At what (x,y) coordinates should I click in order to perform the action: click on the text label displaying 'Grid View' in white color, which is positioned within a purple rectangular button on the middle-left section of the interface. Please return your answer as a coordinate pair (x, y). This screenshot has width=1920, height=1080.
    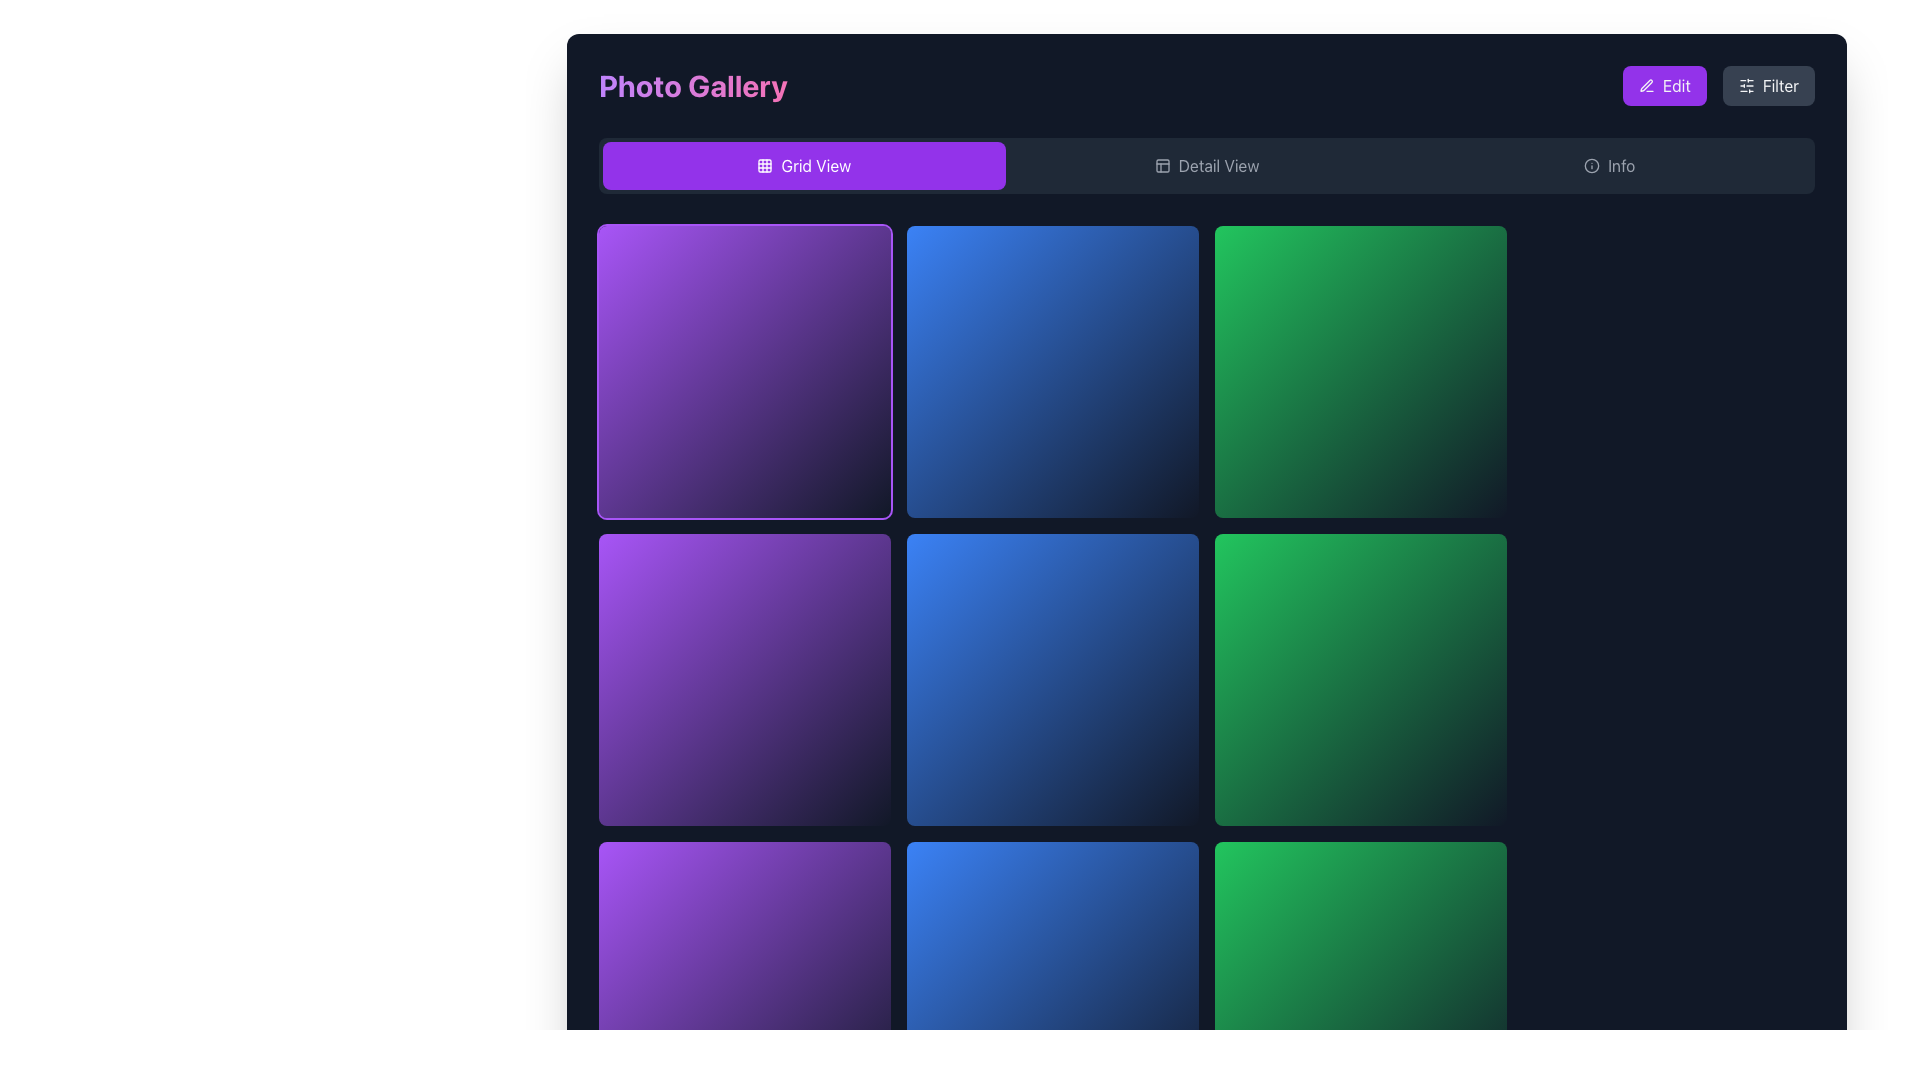
    Looking at the image, I should click on (816, 164).